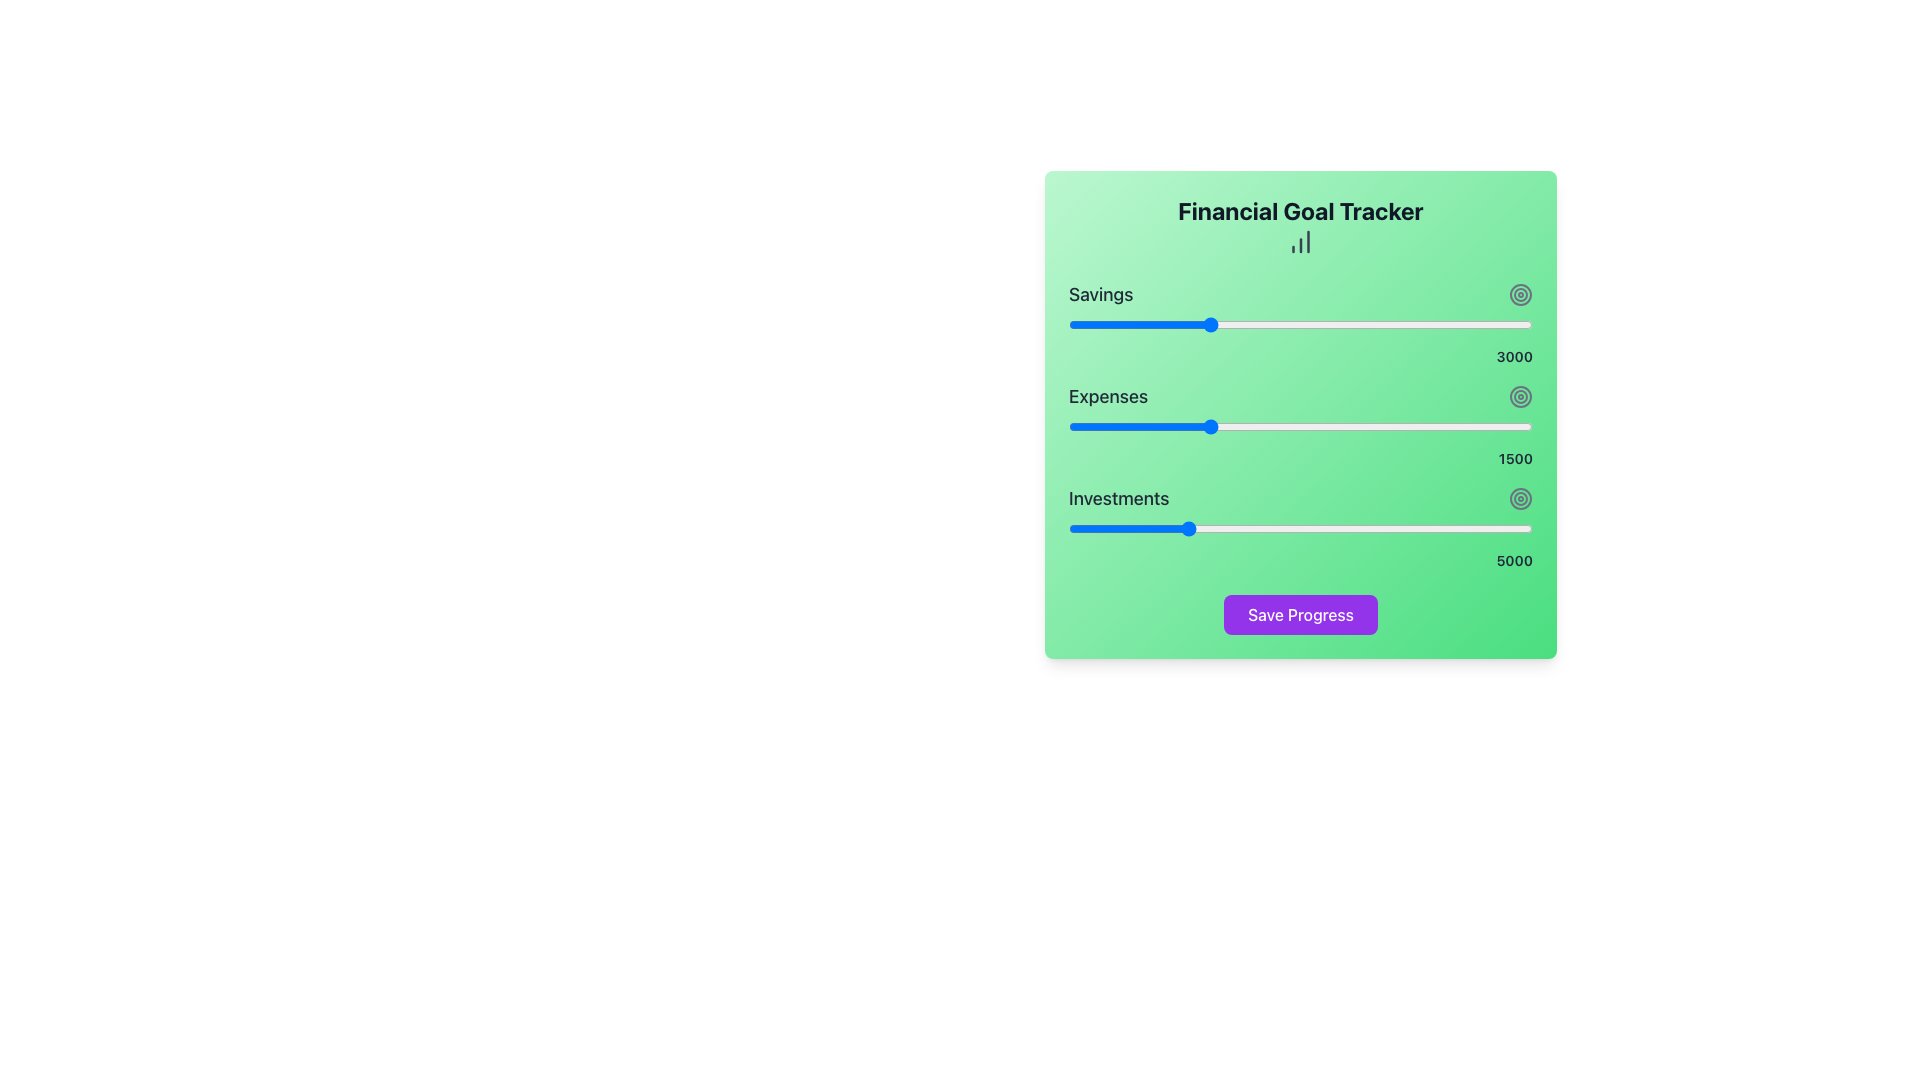  I want to click on the vibrant red horizontal slider located in the 'Expenses' section, positioned beneath the 'Expenses' label and above the value display of '1500', so click(1300, 426).